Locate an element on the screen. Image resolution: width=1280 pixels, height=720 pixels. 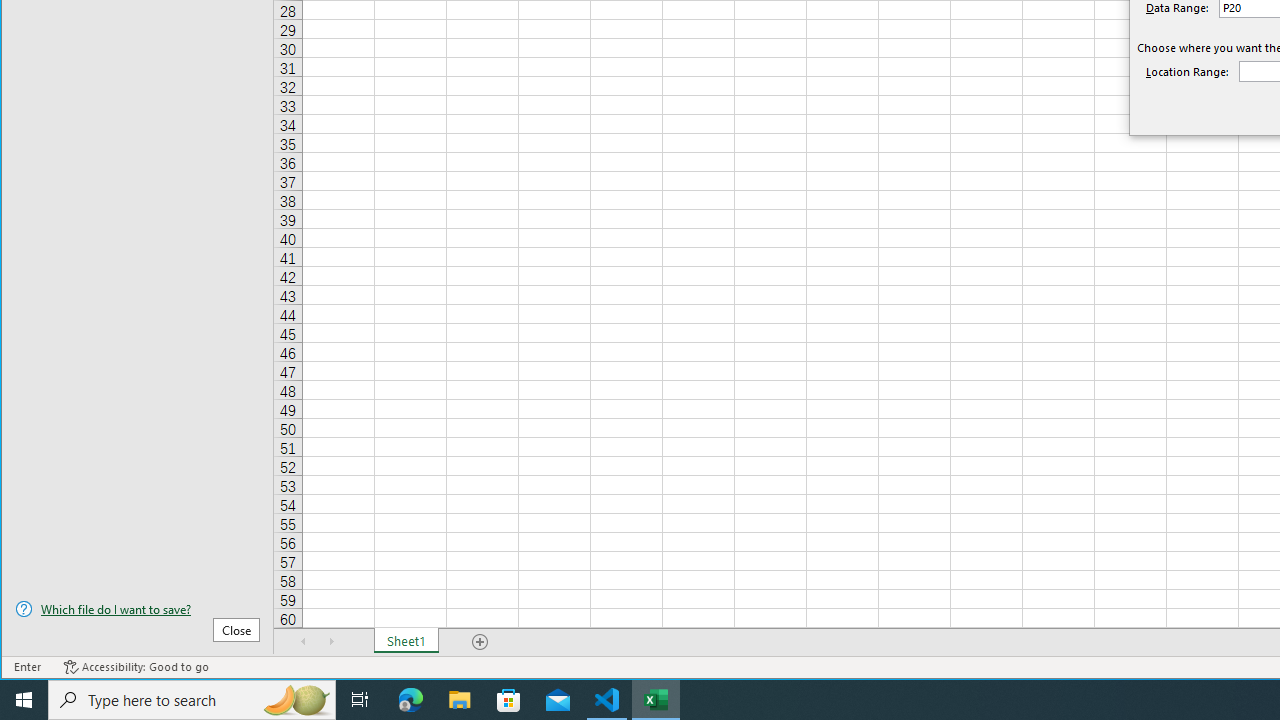
'Accessibility Checker Accessibility: Good to go' is located at coordinates (135, 667).